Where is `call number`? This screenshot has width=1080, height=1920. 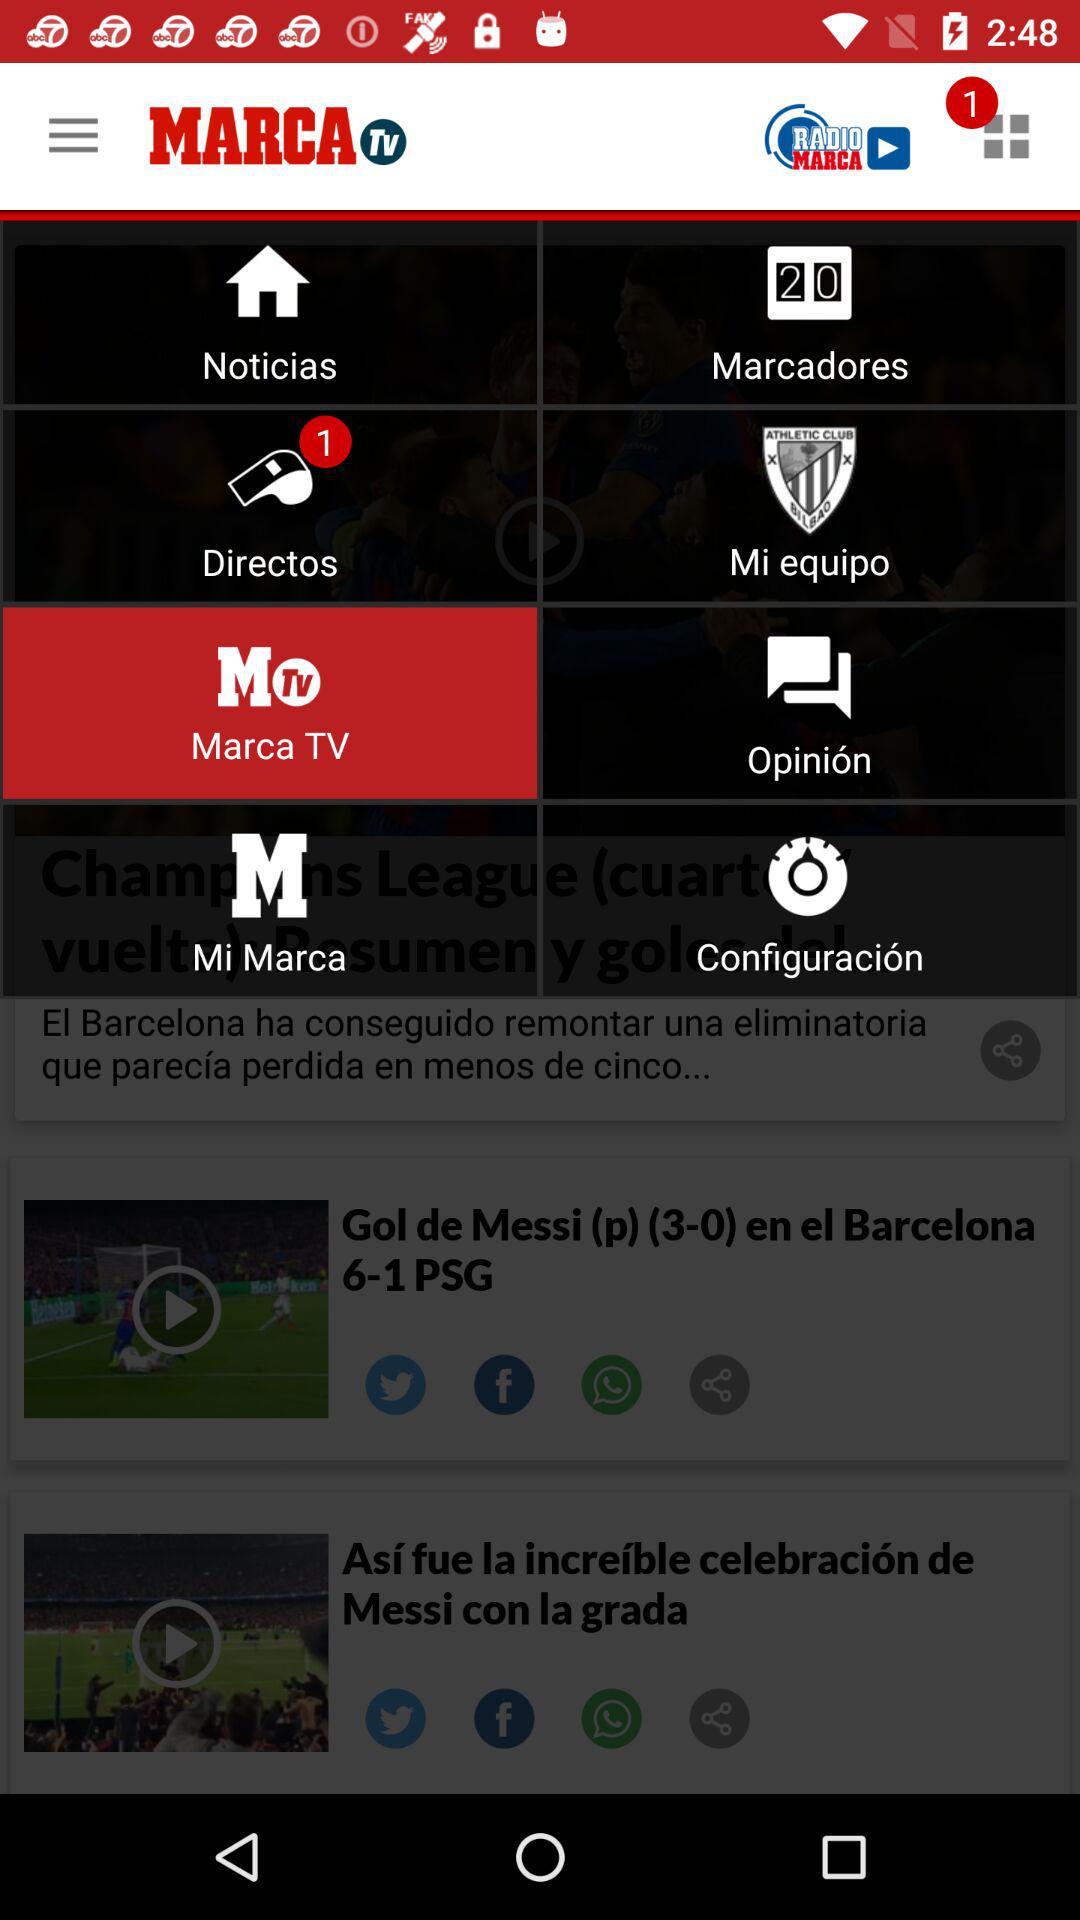
call number is located at coordinates (611, 1384).